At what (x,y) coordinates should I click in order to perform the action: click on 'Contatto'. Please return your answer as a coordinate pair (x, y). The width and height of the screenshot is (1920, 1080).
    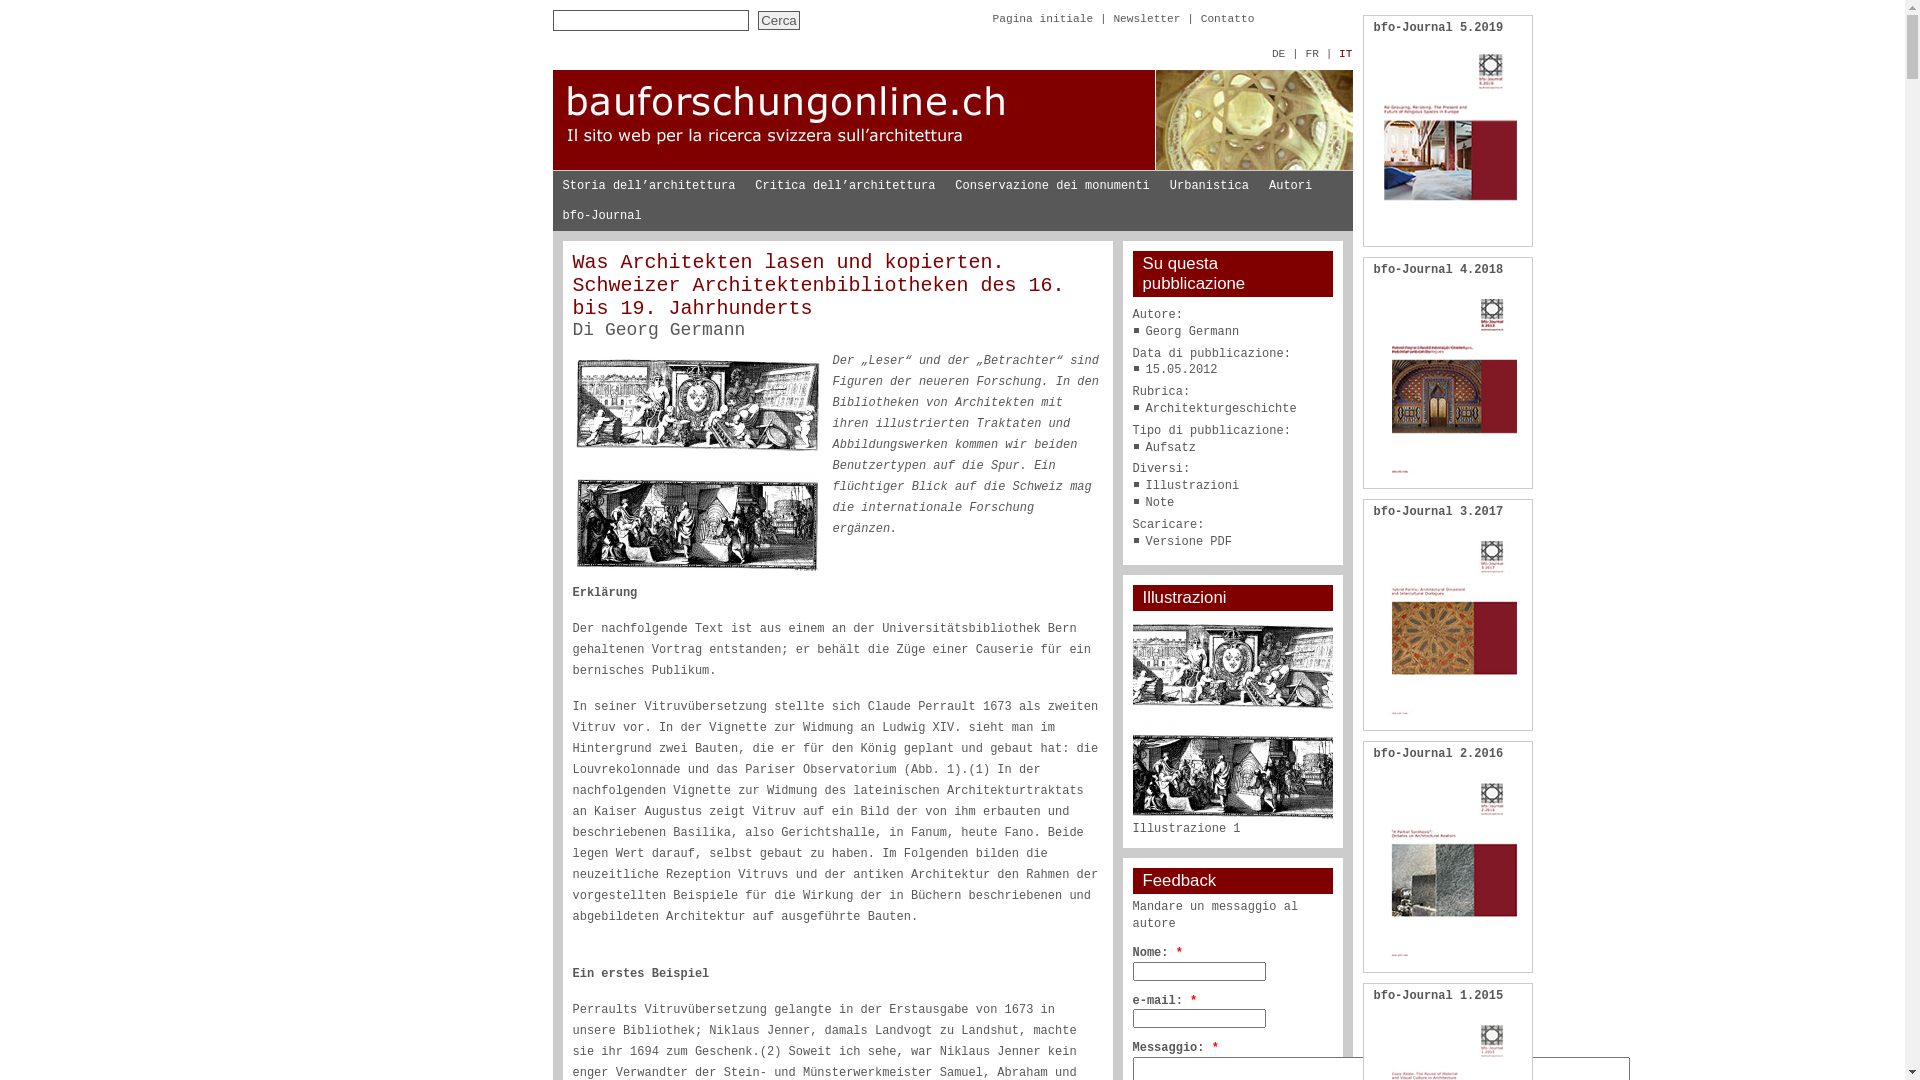
    Looking at the image, I should click on (1200, 19).